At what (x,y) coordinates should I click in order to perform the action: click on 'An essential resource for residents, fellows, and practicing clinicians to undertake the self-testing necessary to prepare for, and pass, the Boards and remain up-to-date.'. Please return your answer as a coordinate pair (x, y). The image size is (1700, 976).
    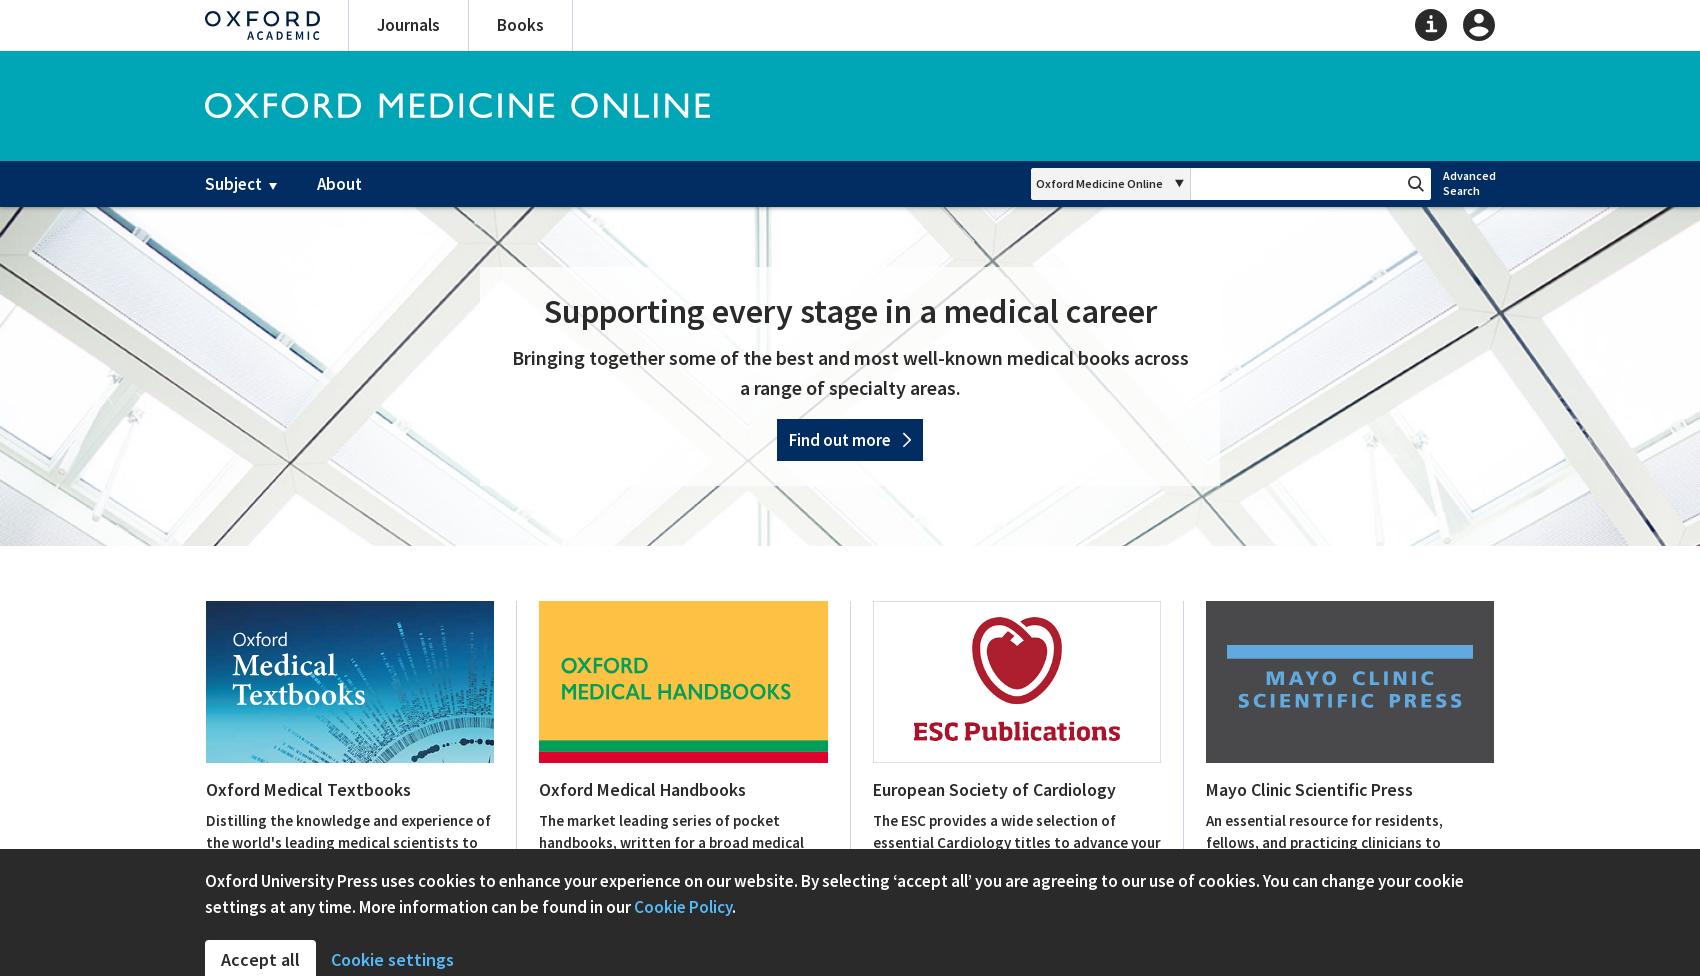
    Looking at the image, I should click on (1338, 863).